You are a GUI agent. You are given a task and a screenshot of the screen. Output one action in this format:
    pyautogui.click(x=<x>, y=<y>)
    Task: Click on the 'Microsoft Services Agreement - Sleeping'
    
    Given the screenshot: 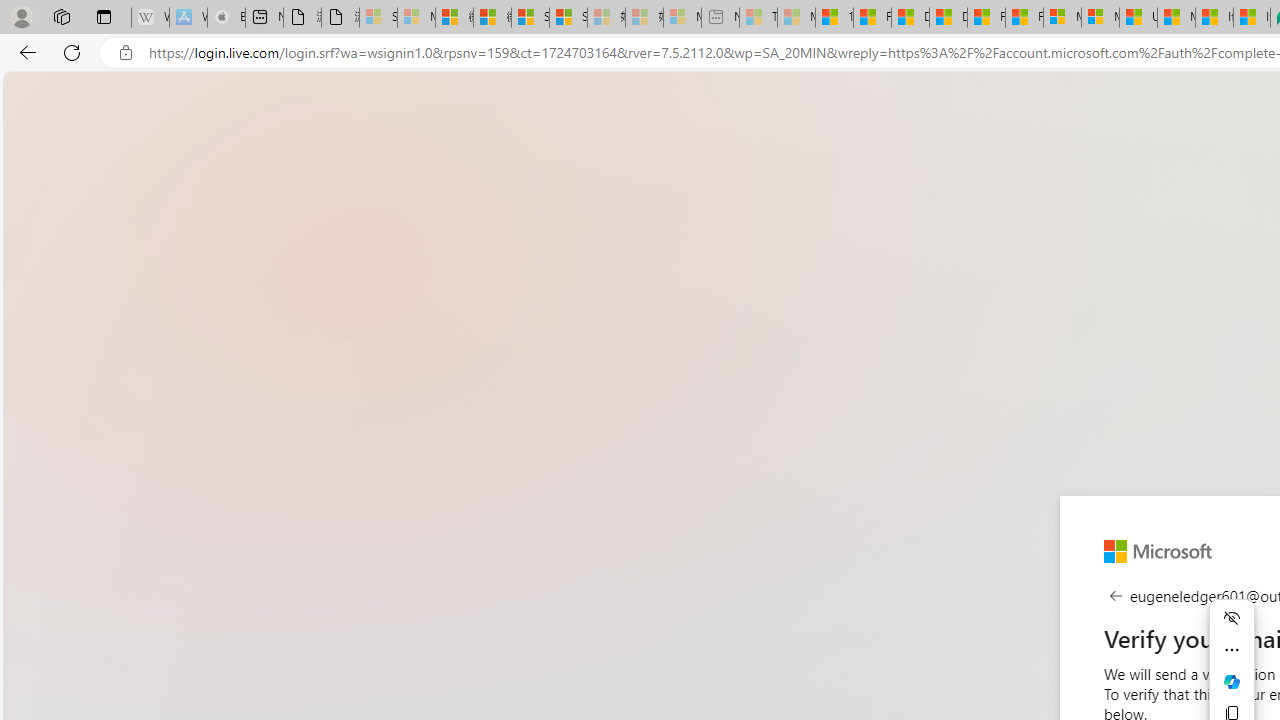 What is the action you would take?
    pyautogui.click(x=415, y=17)
    